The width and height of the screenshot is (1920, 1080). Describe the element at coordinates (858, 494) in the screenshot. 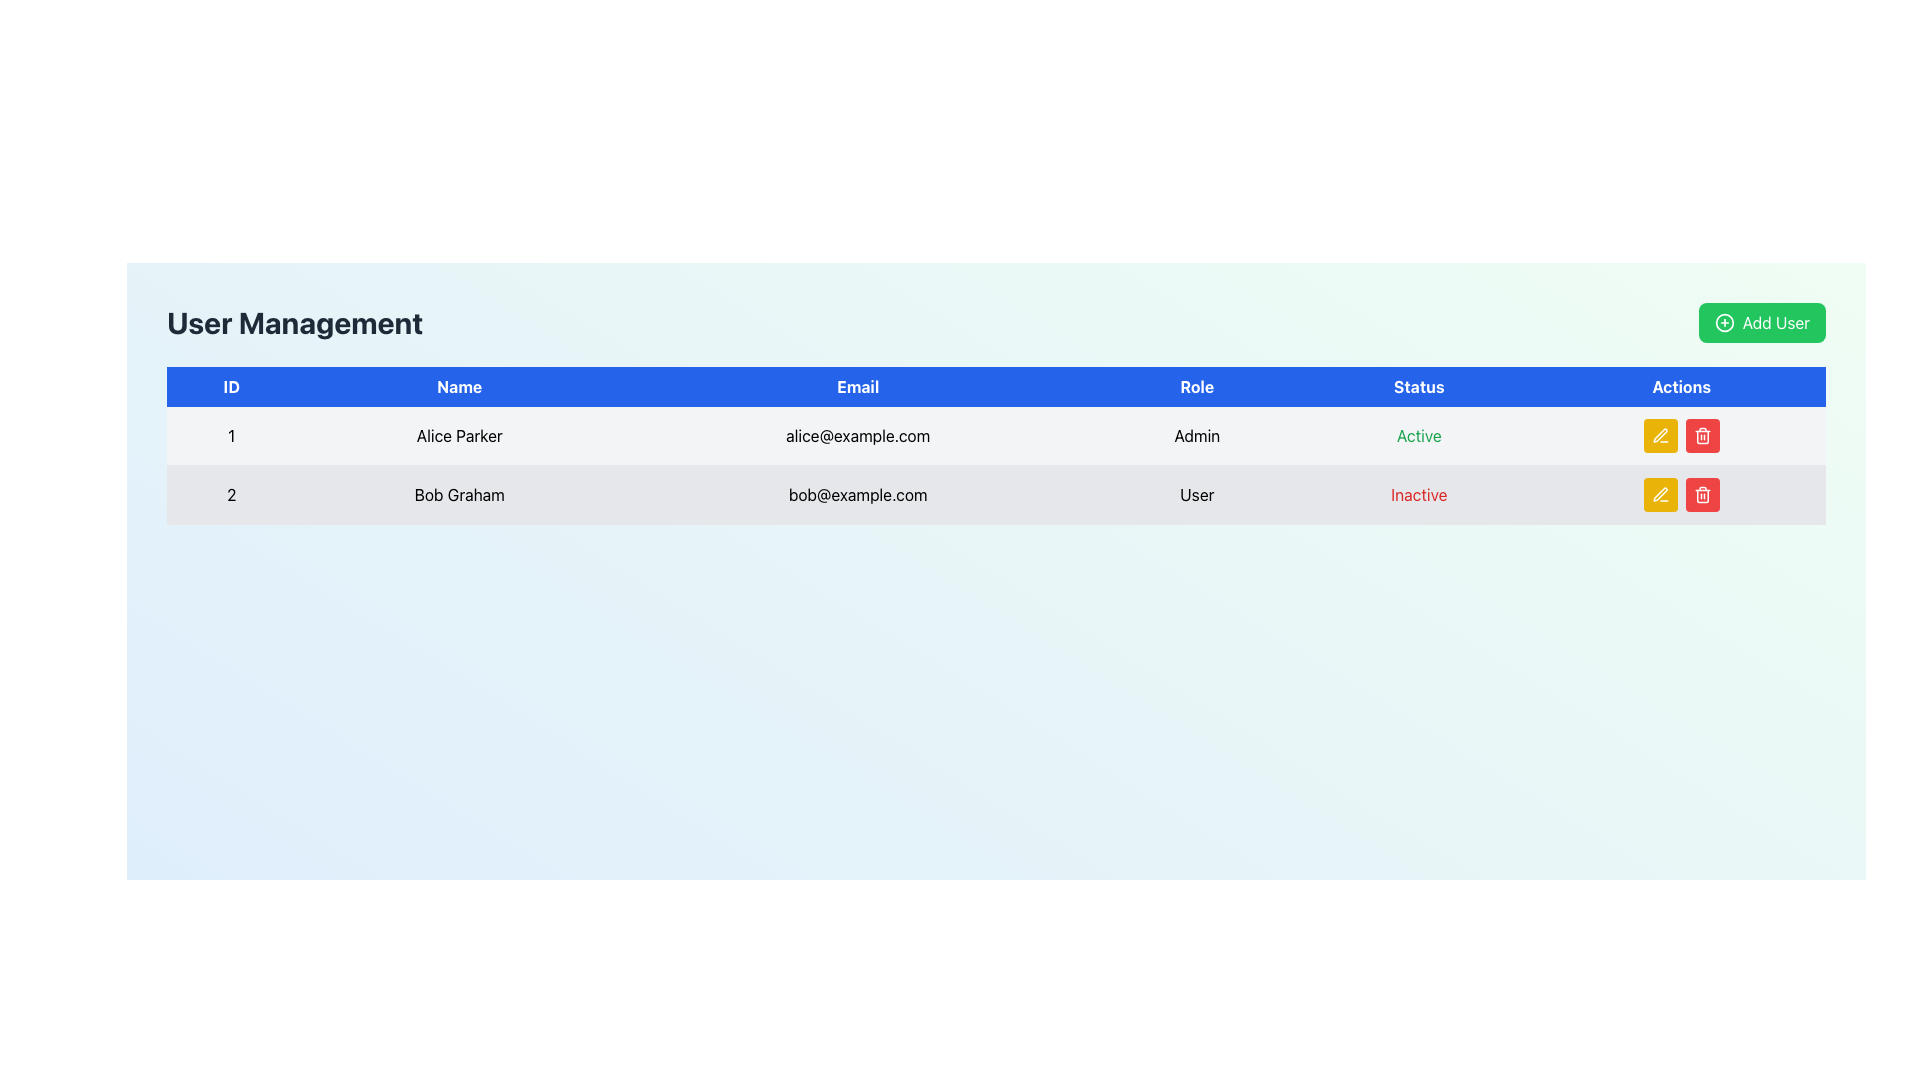

I see `the text label displaying the email address of the user 'Bob Graham' in the second row of the user management interface` at that location.